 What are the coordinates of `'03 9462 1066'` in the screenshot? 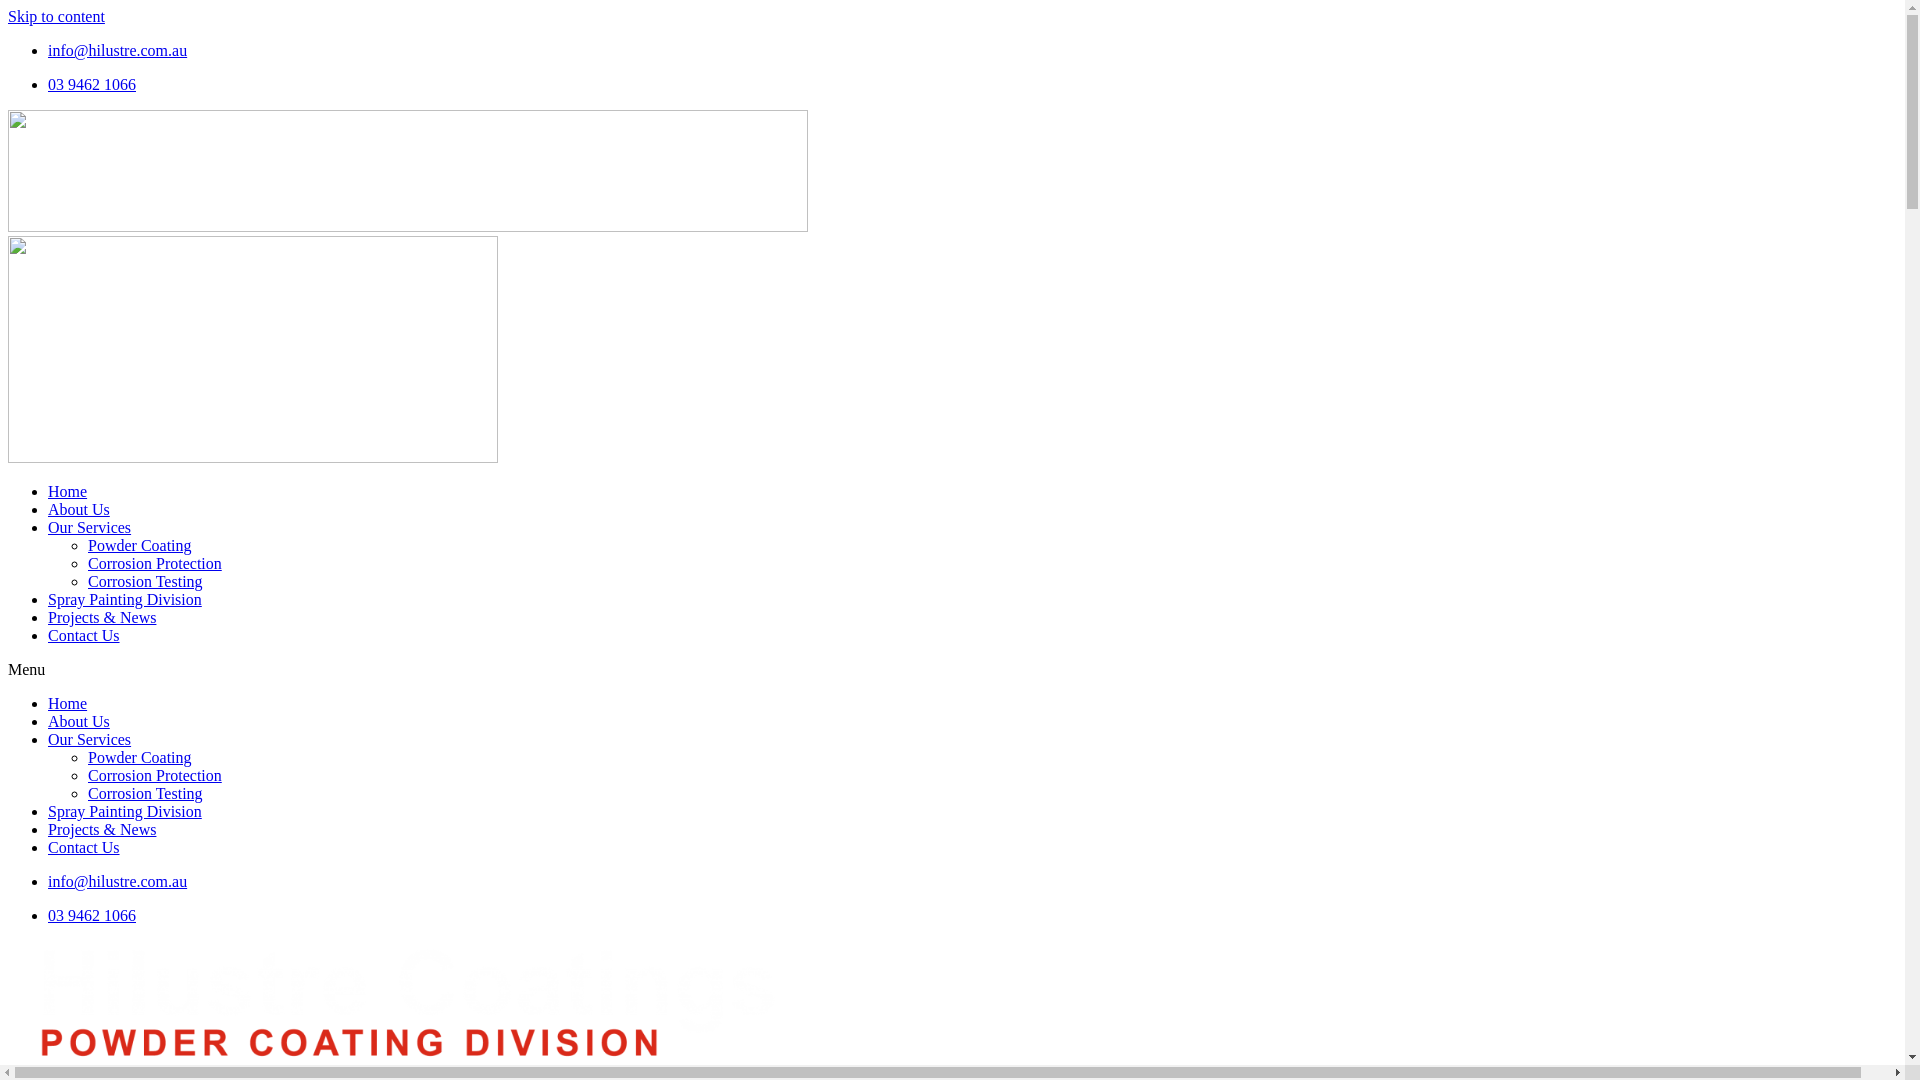 It's located at (90, 915).